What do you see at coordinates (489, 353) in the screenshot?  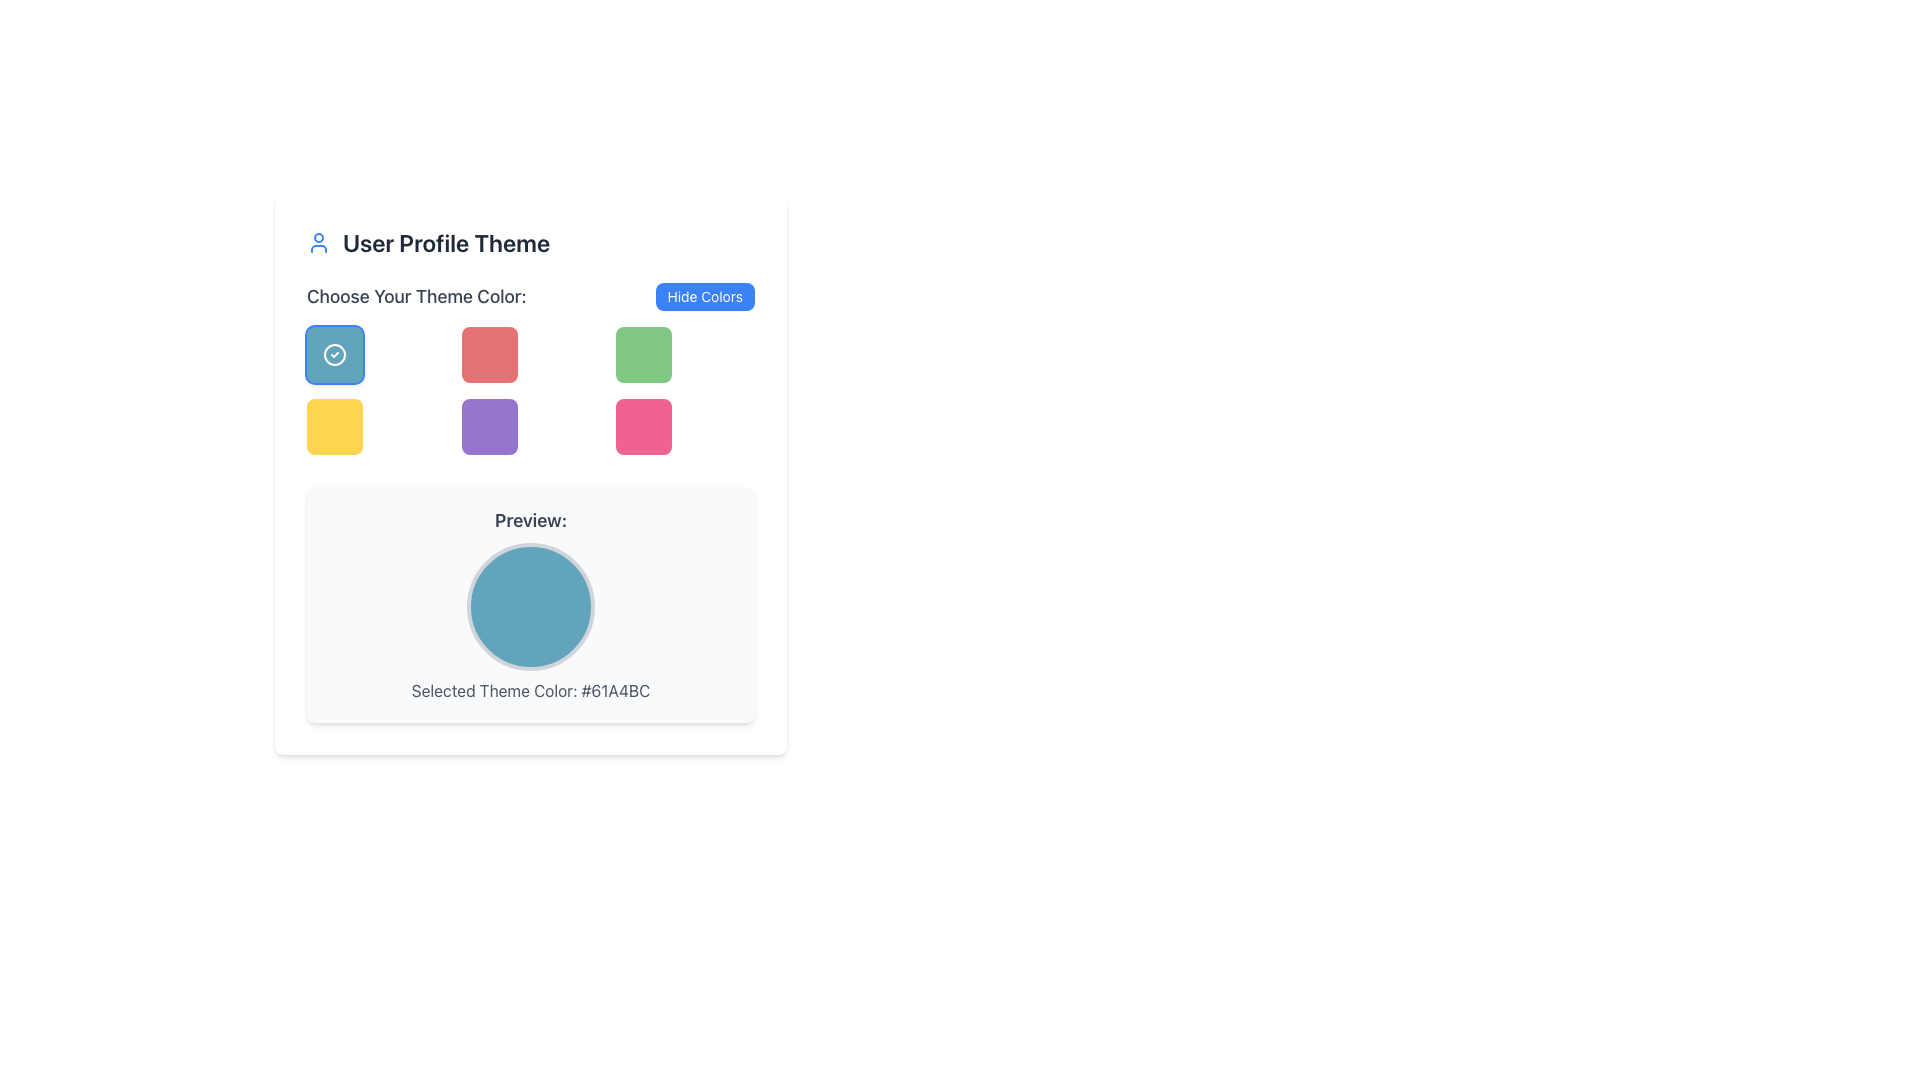 I see `the solid red button with rounded corners in the 'Choose Your Theme Color' grid` at bounding box center [489, 353].